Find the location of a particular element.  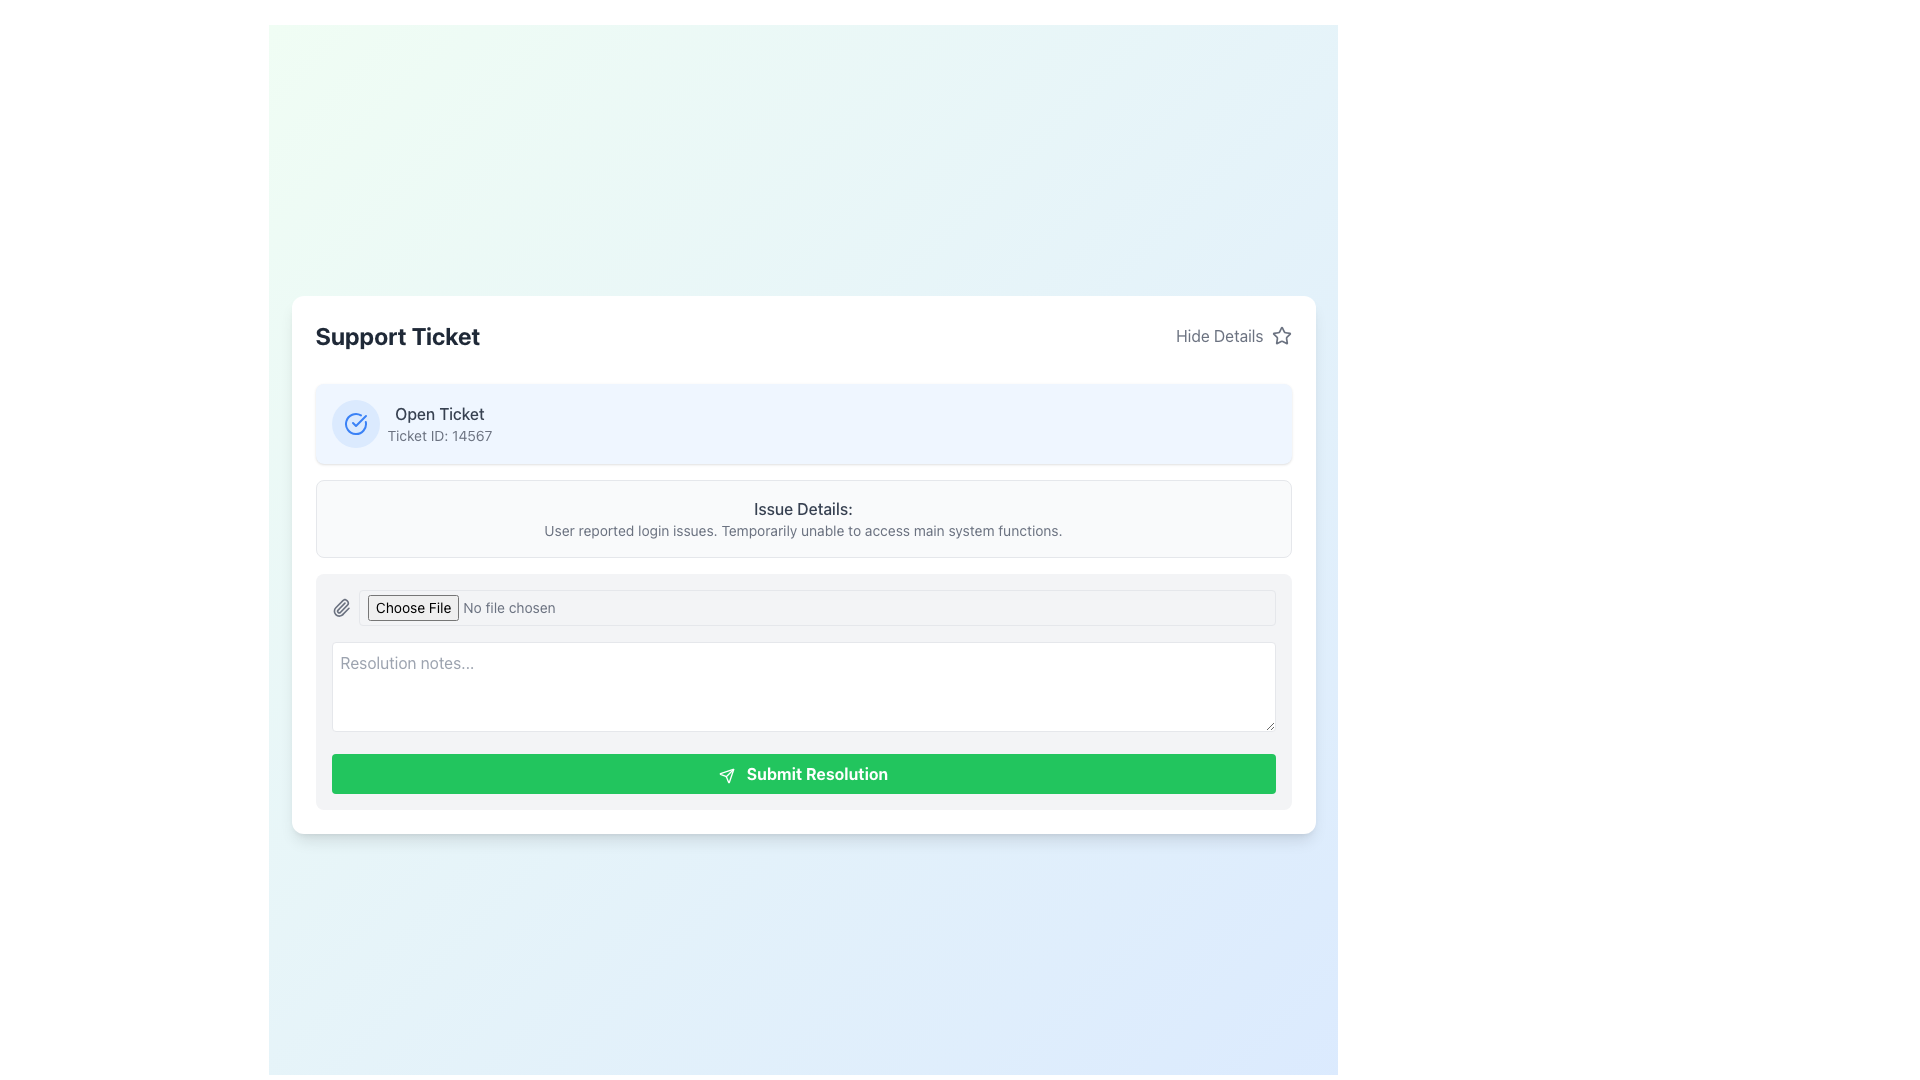

the interactive link with an icon at the top right corner of the 'Support Ticket' section header to hide additional details about the support ticket is located at coordinates (1232, 334).